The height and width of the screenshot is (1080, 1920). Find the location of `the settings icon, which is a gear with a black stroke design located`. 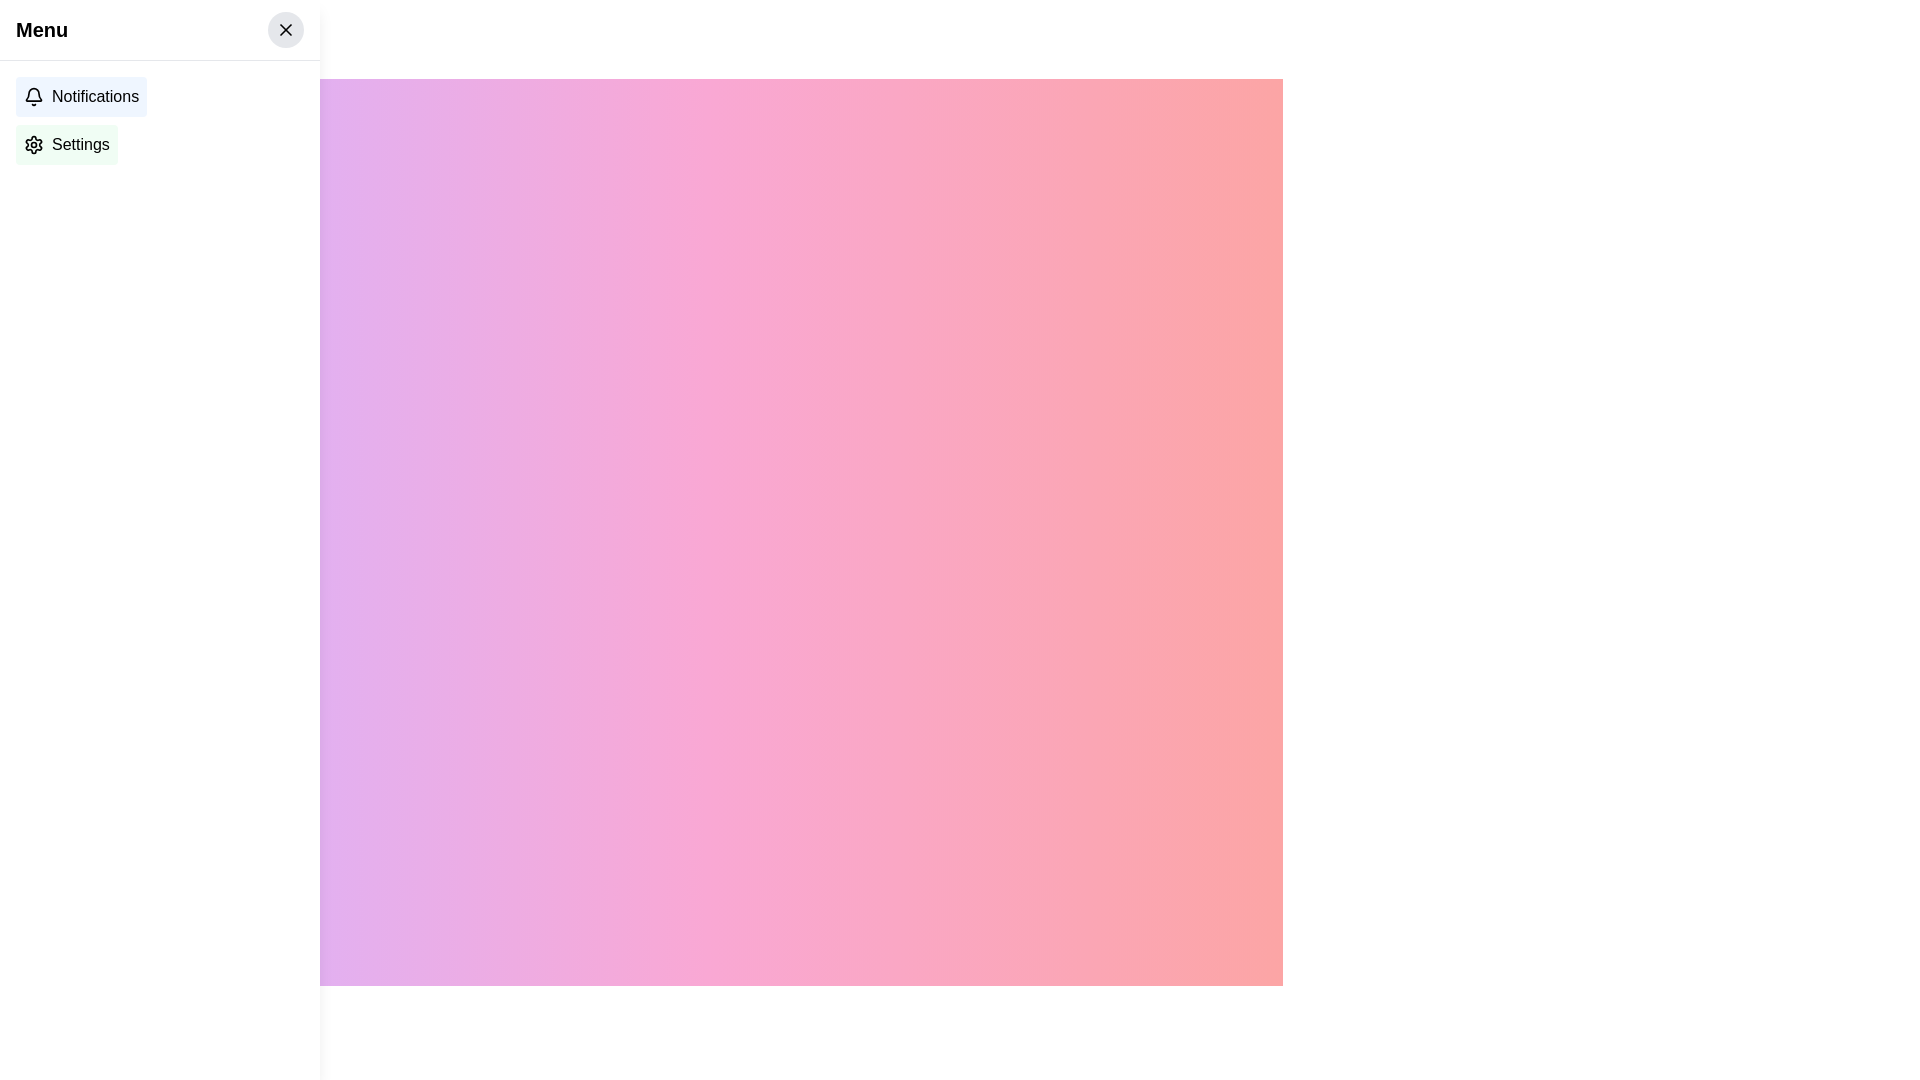

the settings icon, which is a gear with a black stroke design located is located at coordinates (33, 144).